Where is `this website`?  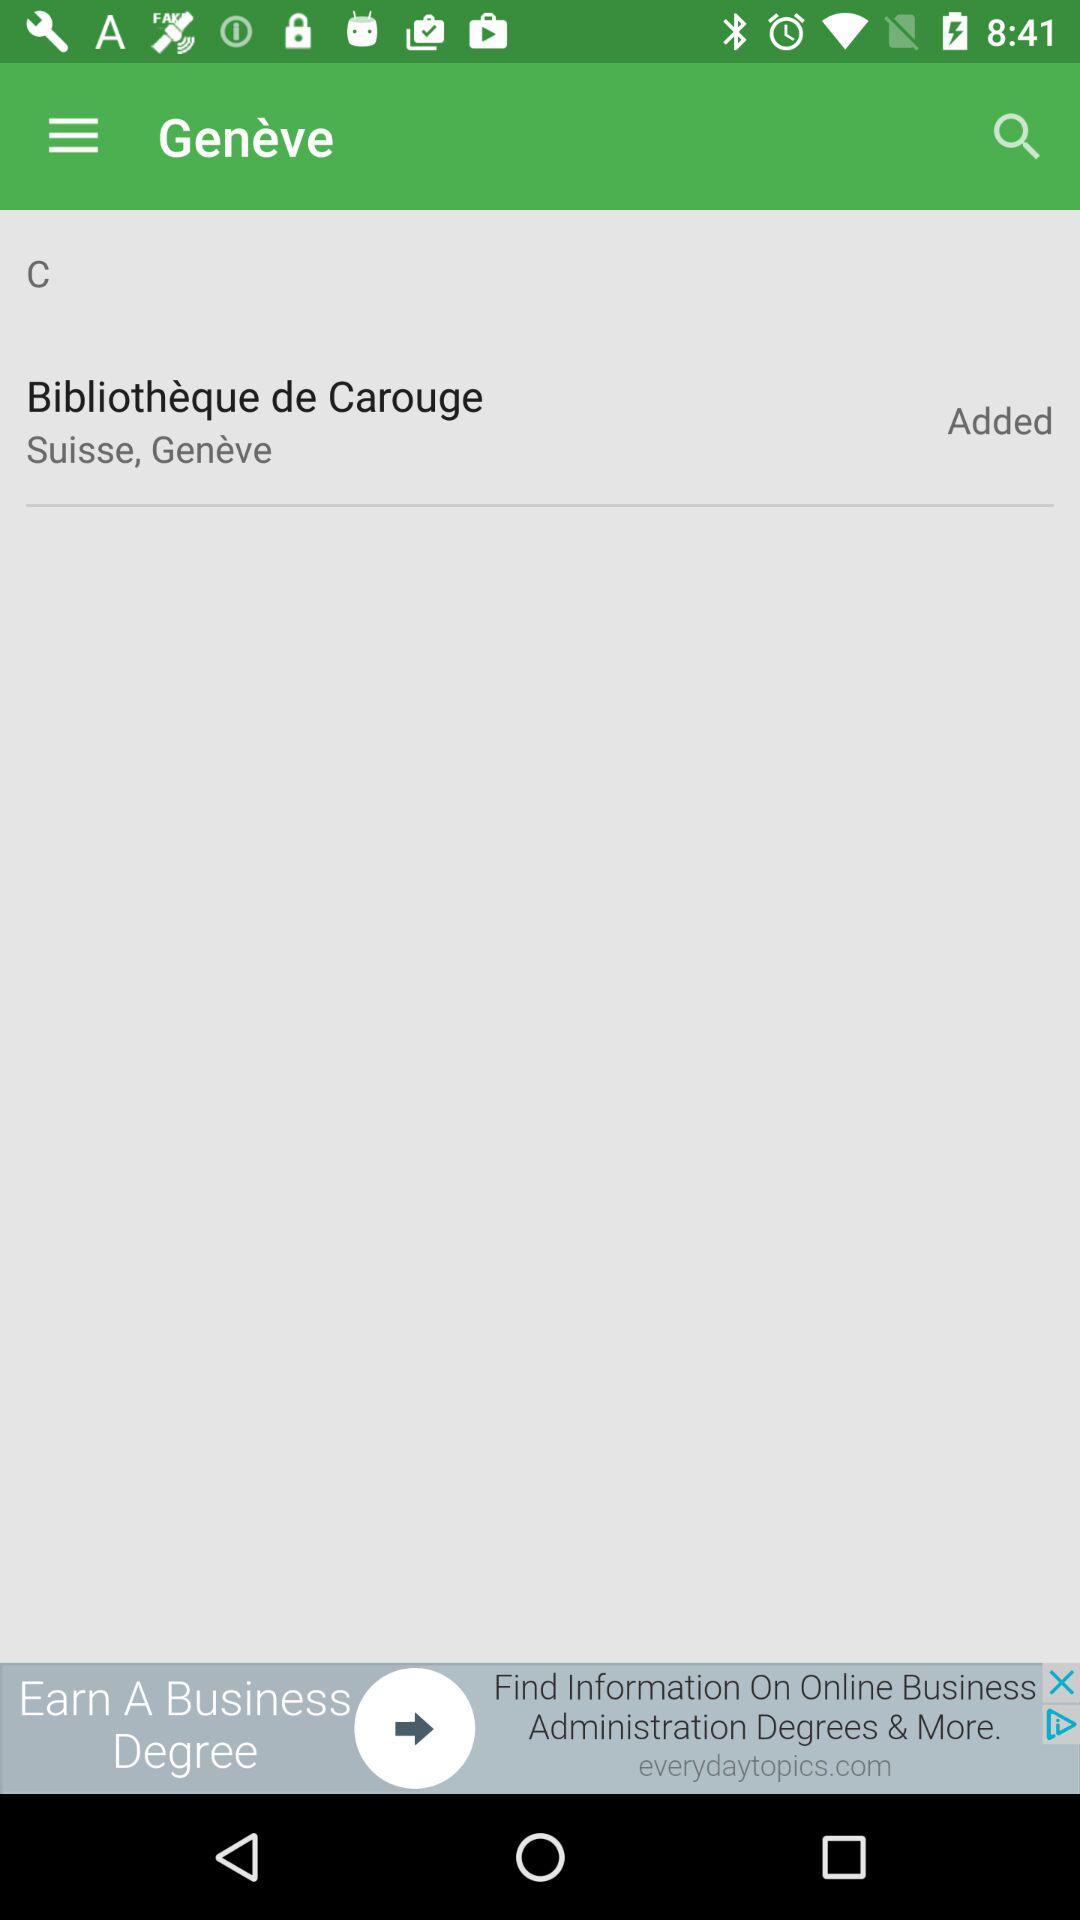
this website is located at coordinates (540, 1727).